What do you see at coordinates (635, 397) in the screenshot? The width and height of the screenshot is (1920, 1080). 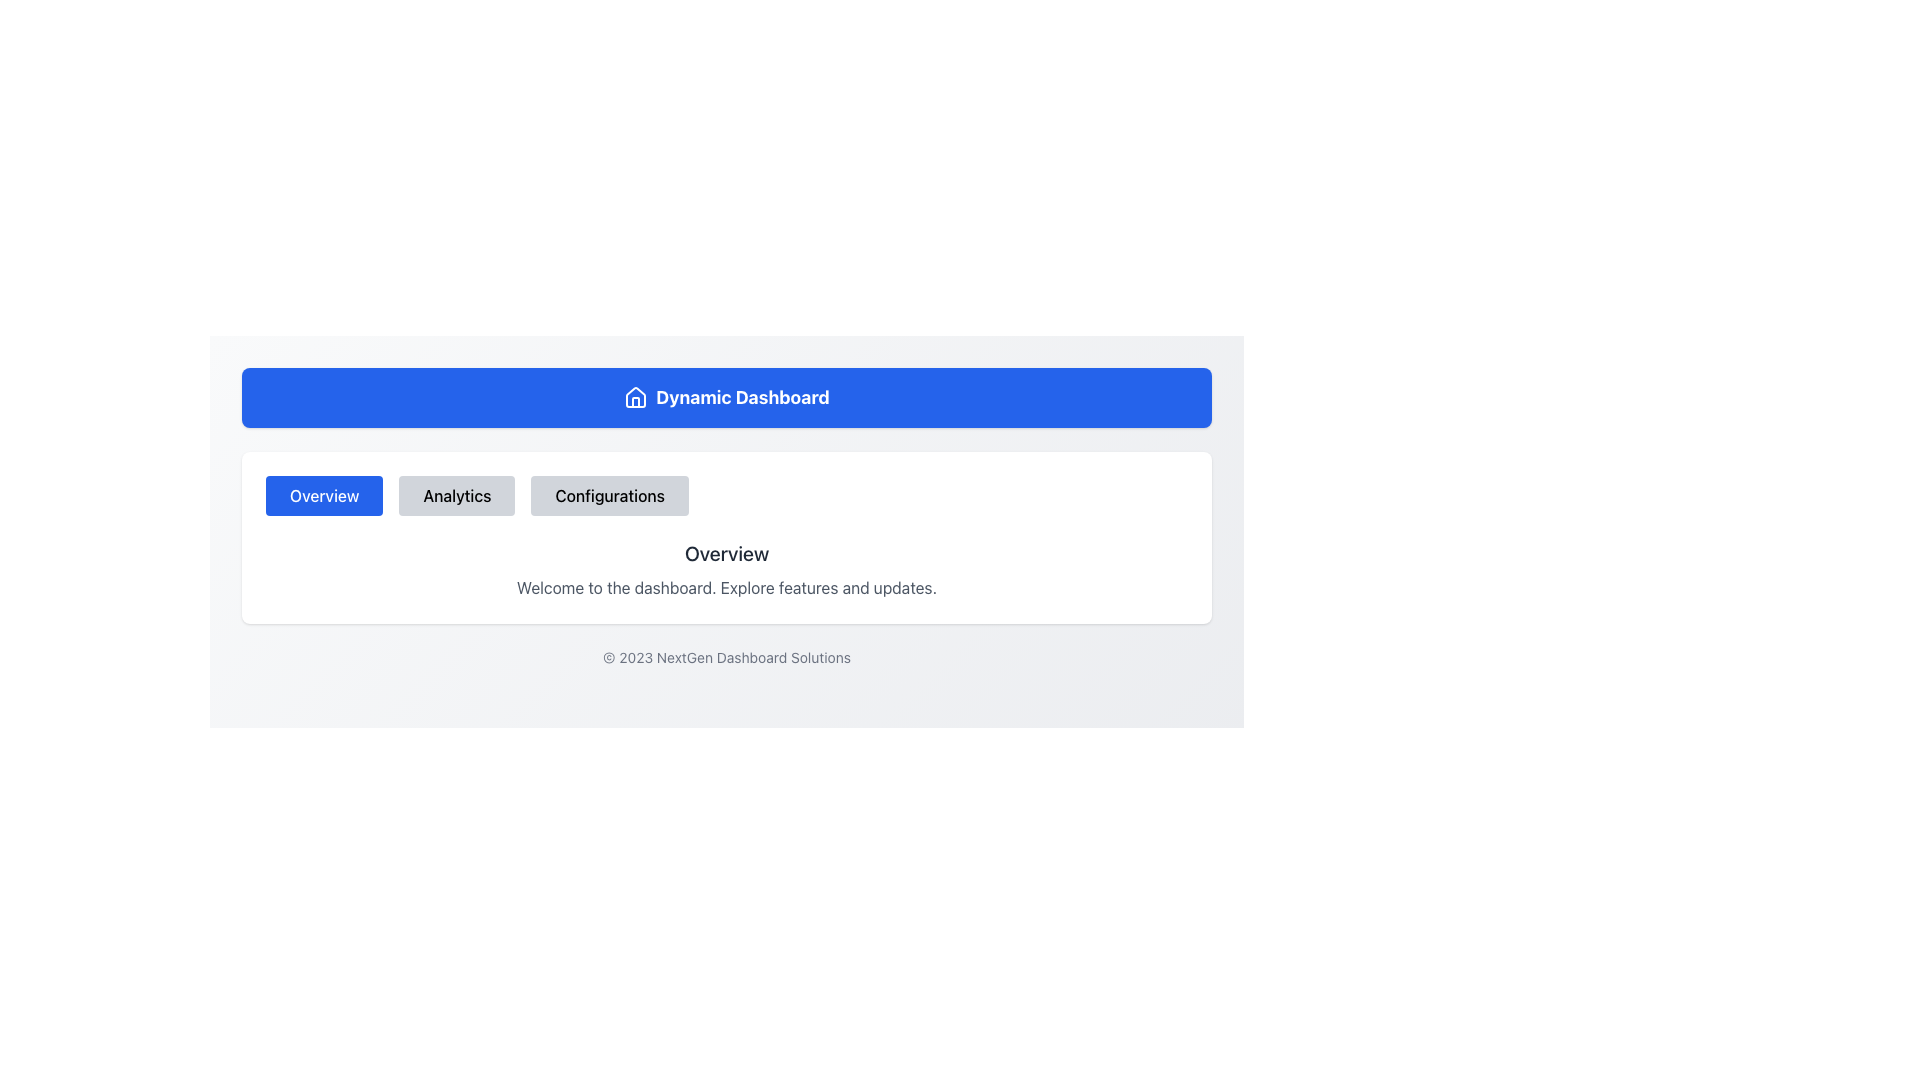 I see `the 'Home' icon located at the top center of the interface, which serves as a clickable link to navigate to the homepage` at bounding box center [635, 397].